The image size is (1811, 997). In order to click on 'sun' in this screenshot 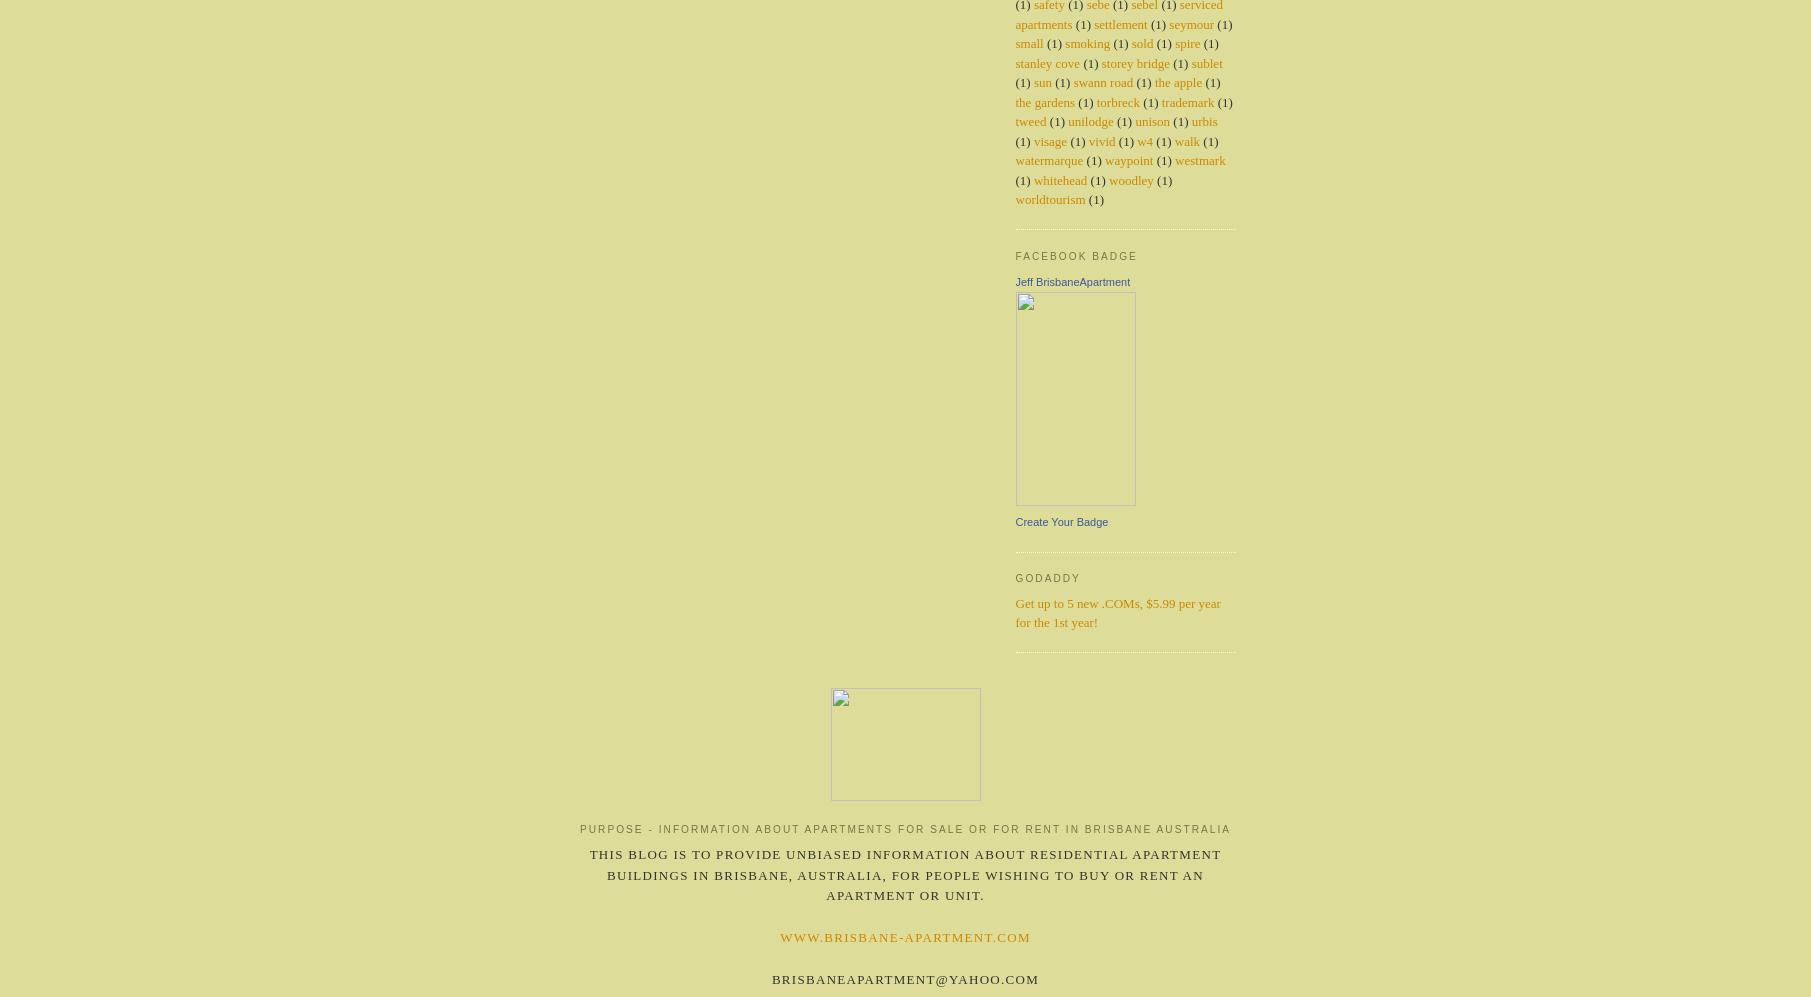, I will do `click(1042, 81)`.